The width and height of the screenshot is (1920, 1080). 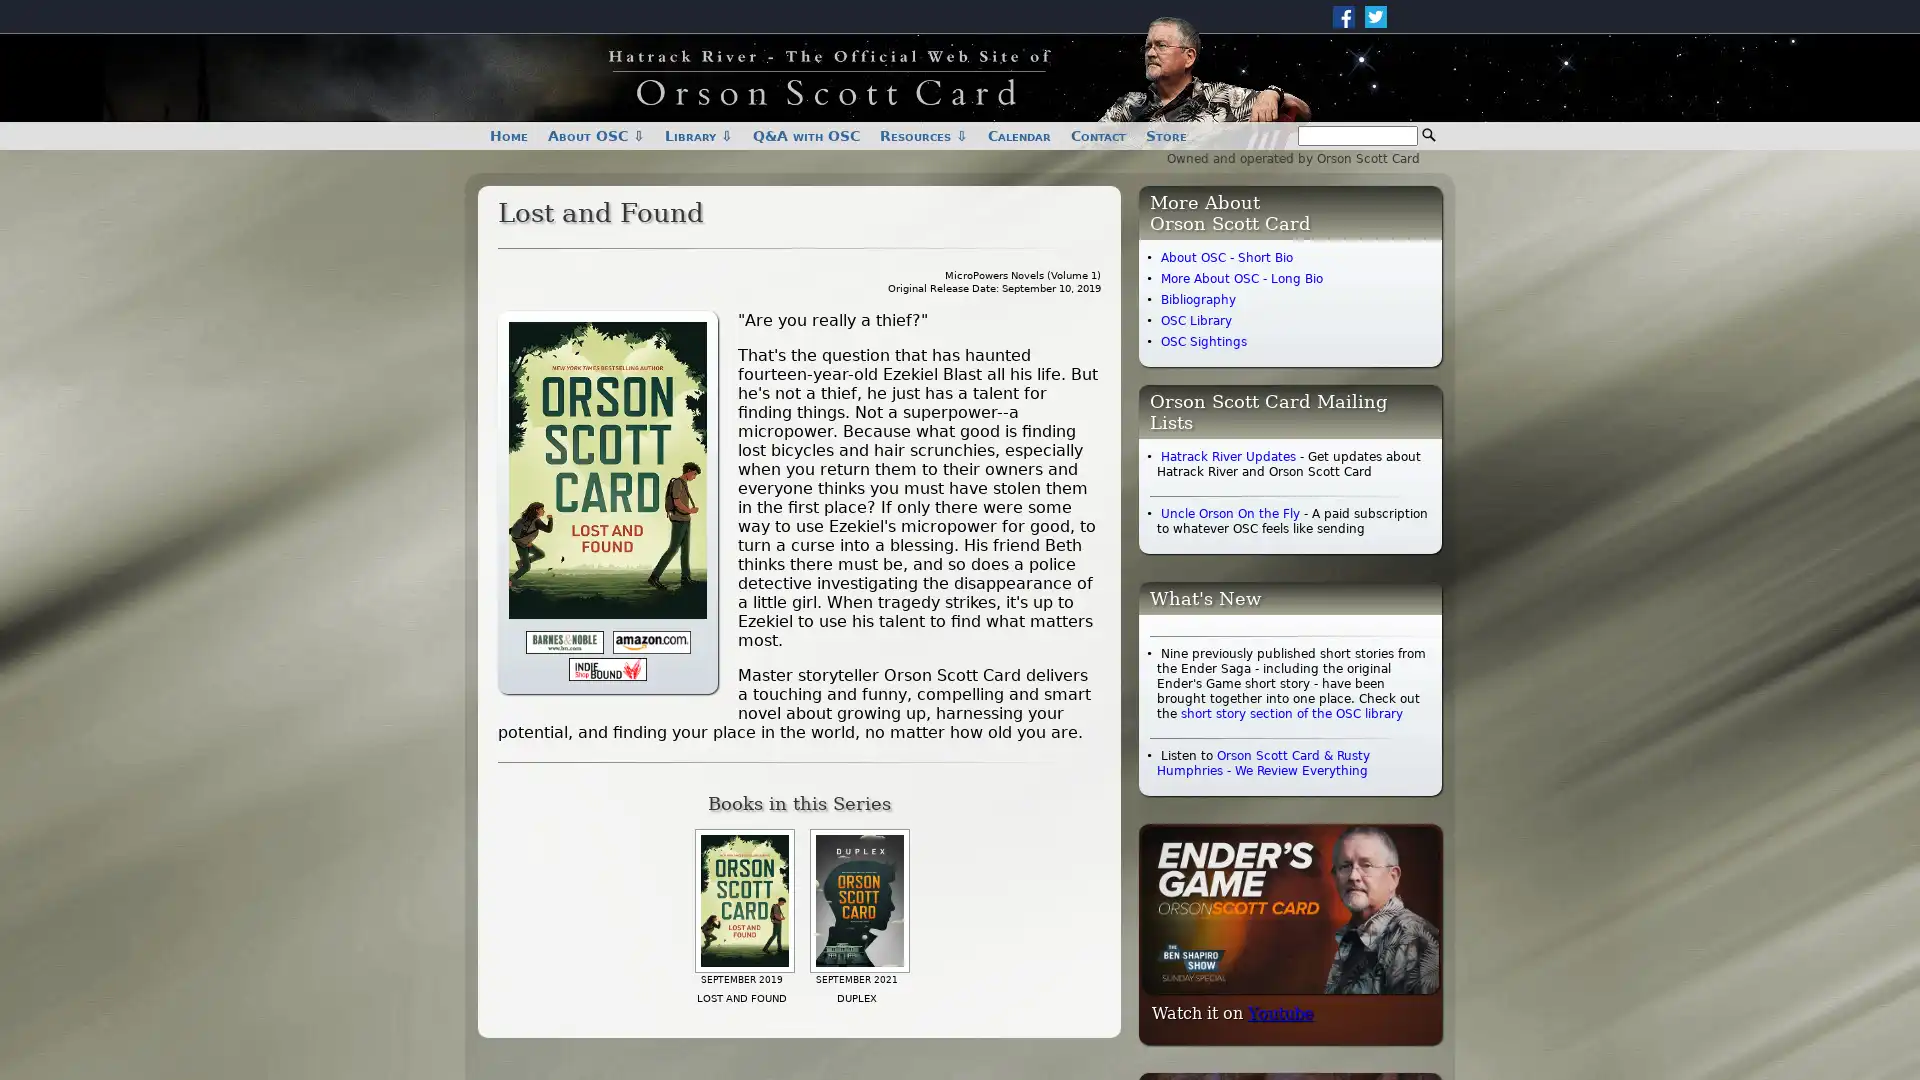 What do you see at coordinates (1428, 135) in the screenshot?
I see `Submit` at bounding box center [1428, 135].